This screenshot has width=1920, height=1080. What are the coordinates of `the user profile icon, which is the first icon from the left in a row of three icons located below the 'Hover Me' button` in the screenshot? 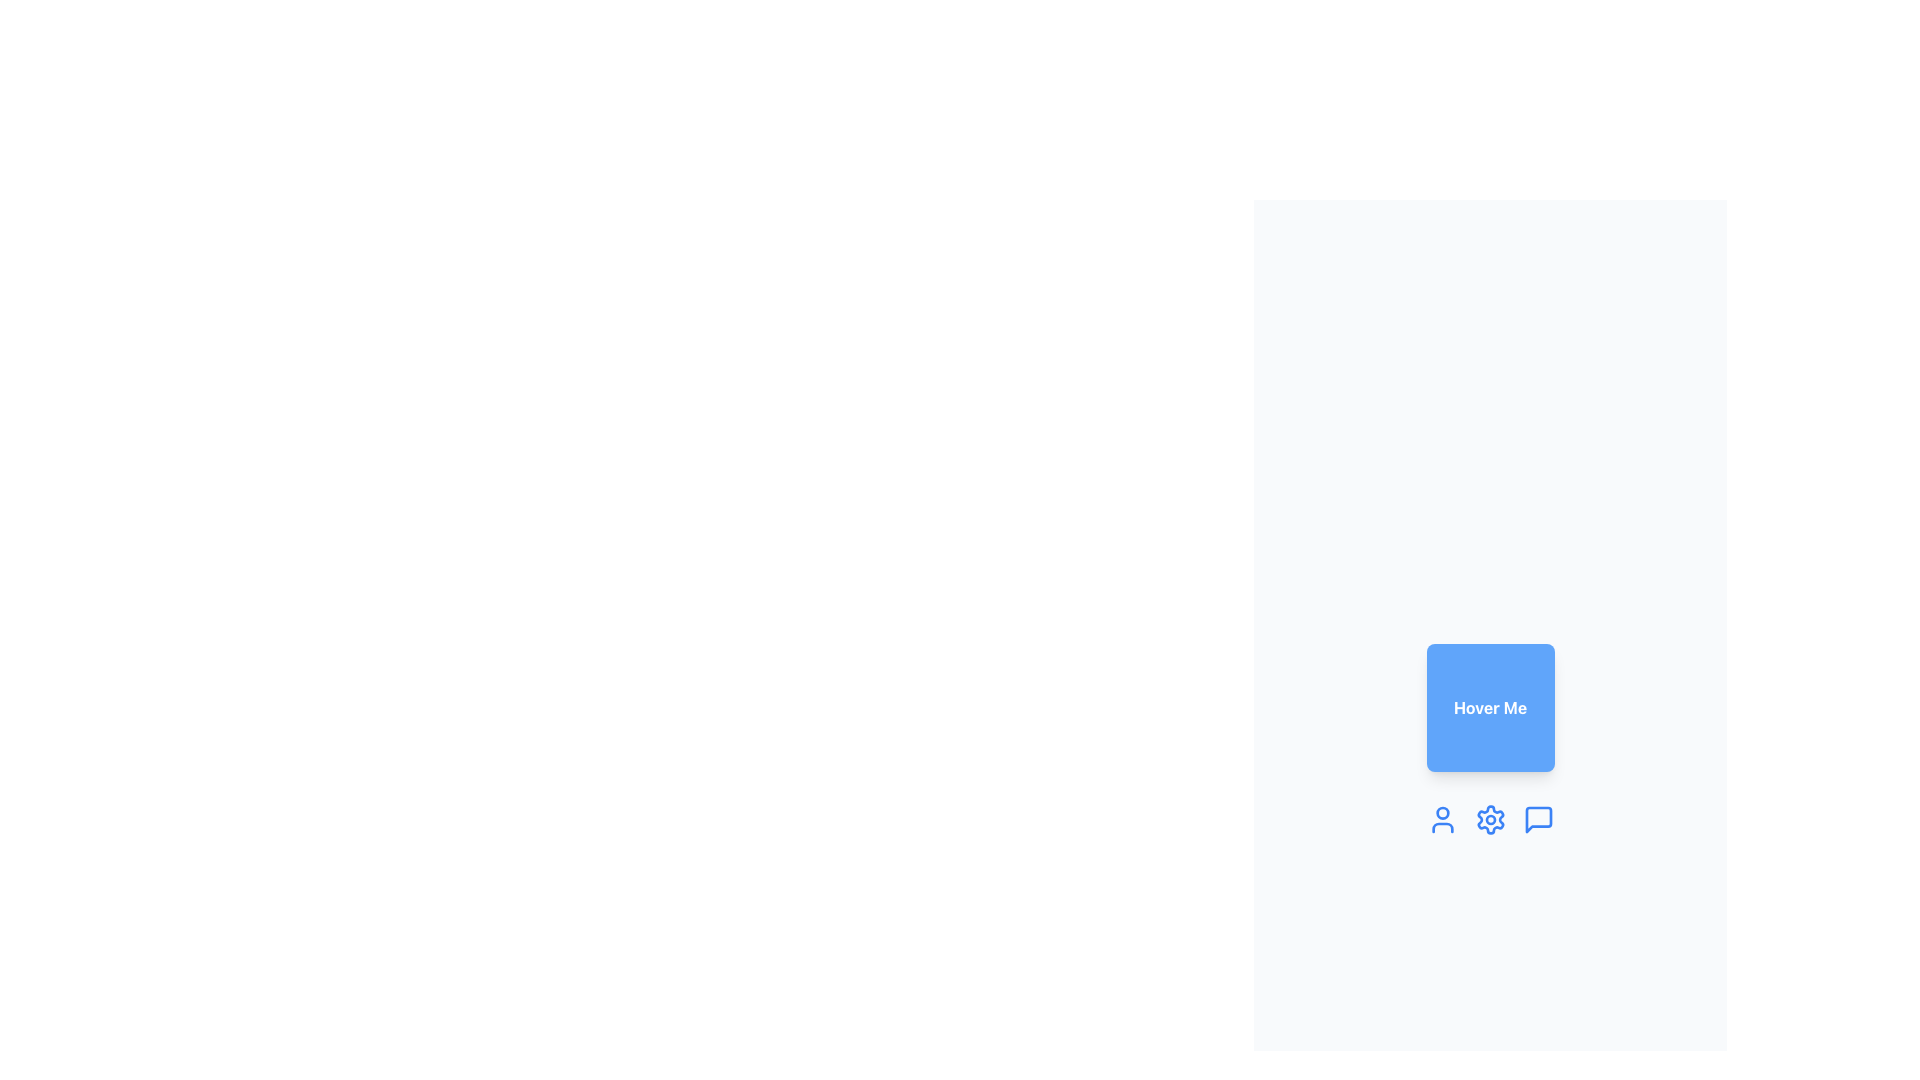 It's located at (1442, 820).